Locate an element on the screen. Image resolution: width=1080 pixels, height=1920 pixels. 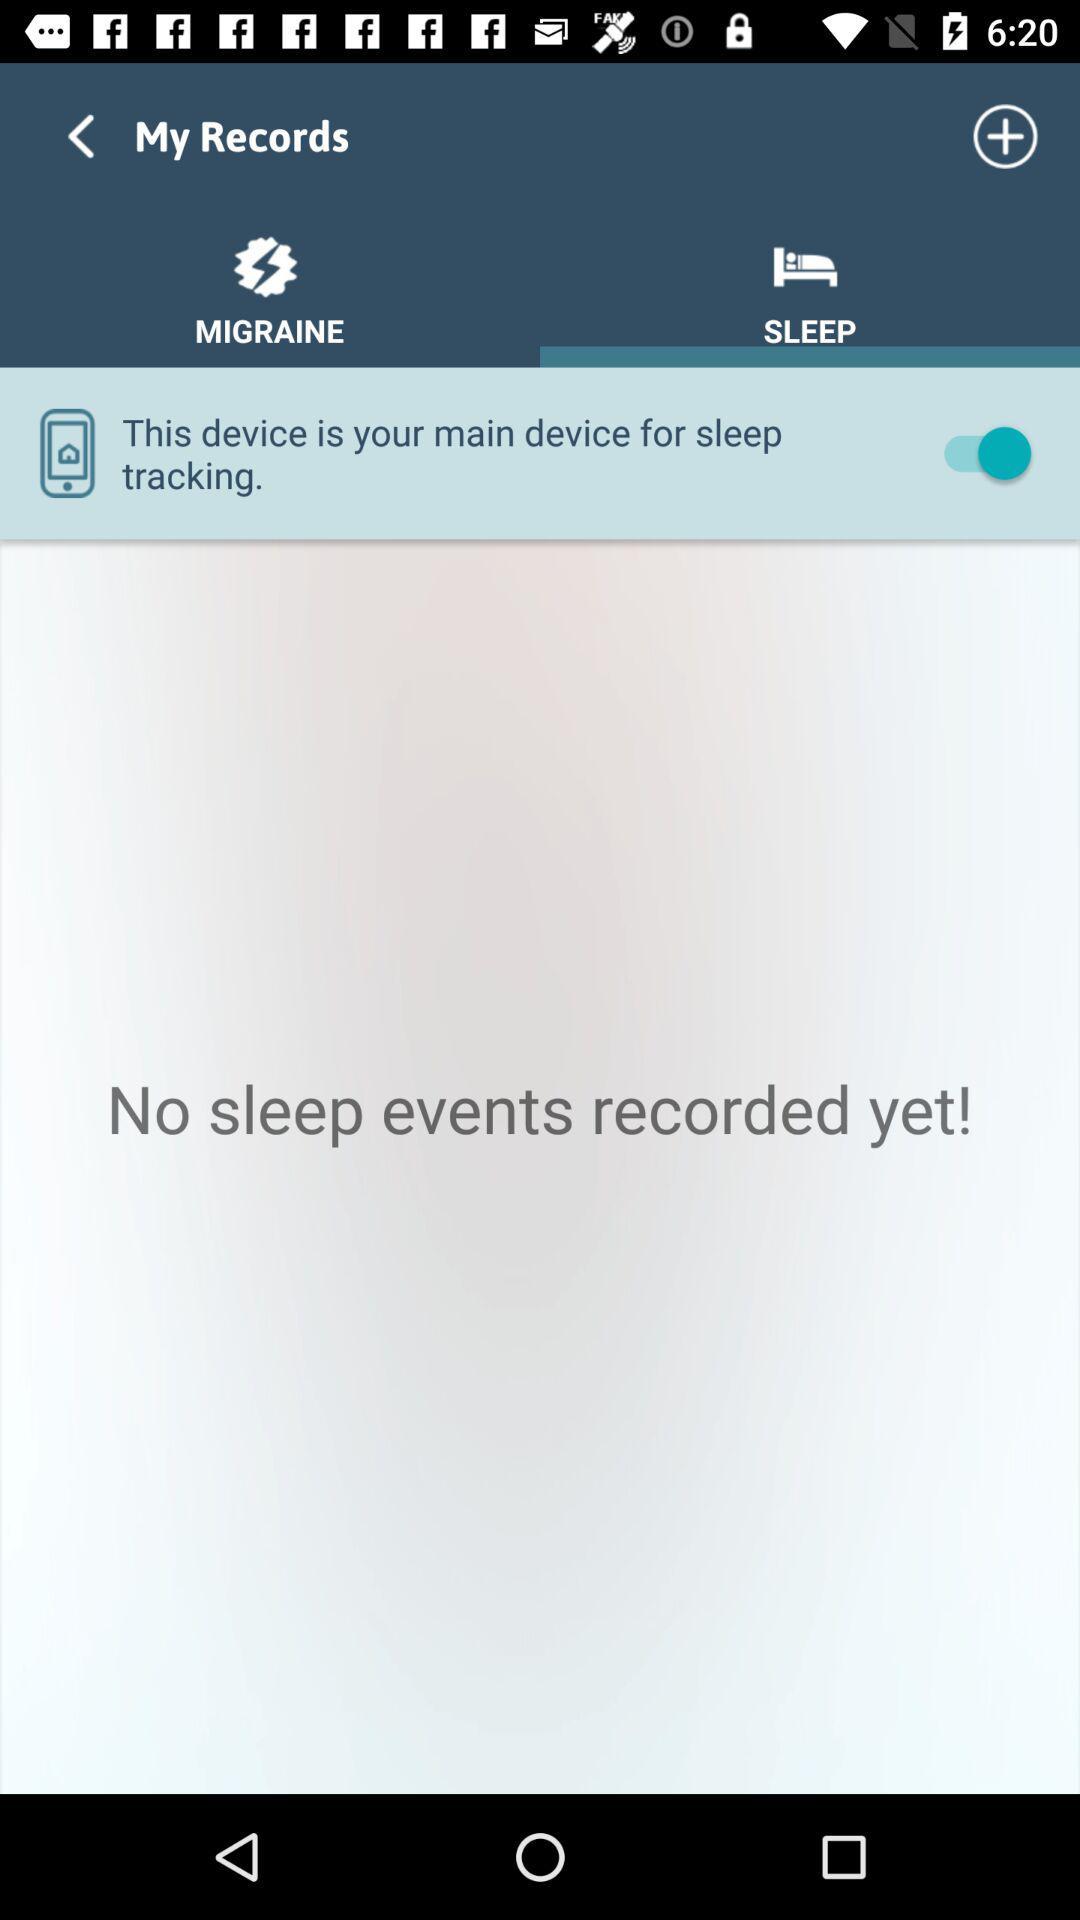
item below this device is is located at coordinates (540, 1166).